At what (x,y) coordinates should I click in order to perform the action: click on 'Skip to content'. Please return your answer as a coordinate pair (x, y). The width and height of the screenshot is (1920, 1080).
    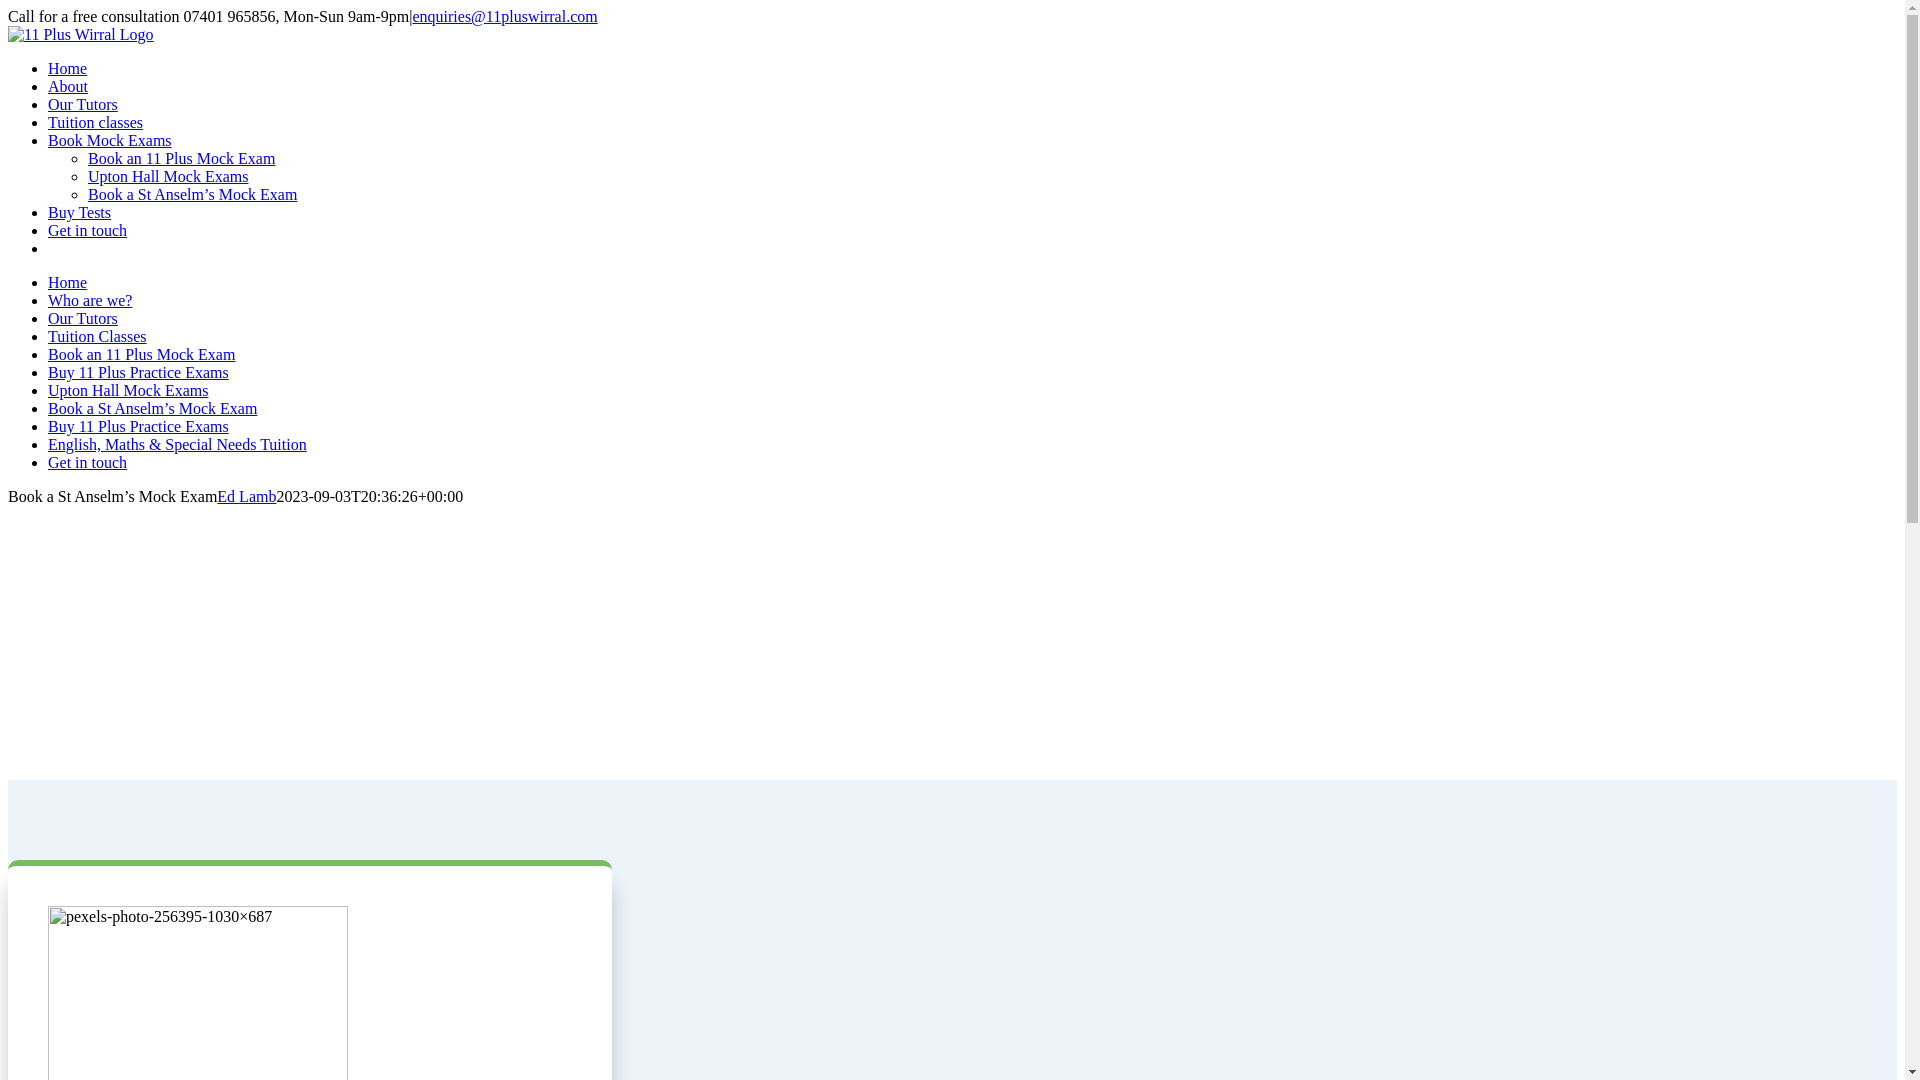
    Looking at the image, I should click on (7, 7).